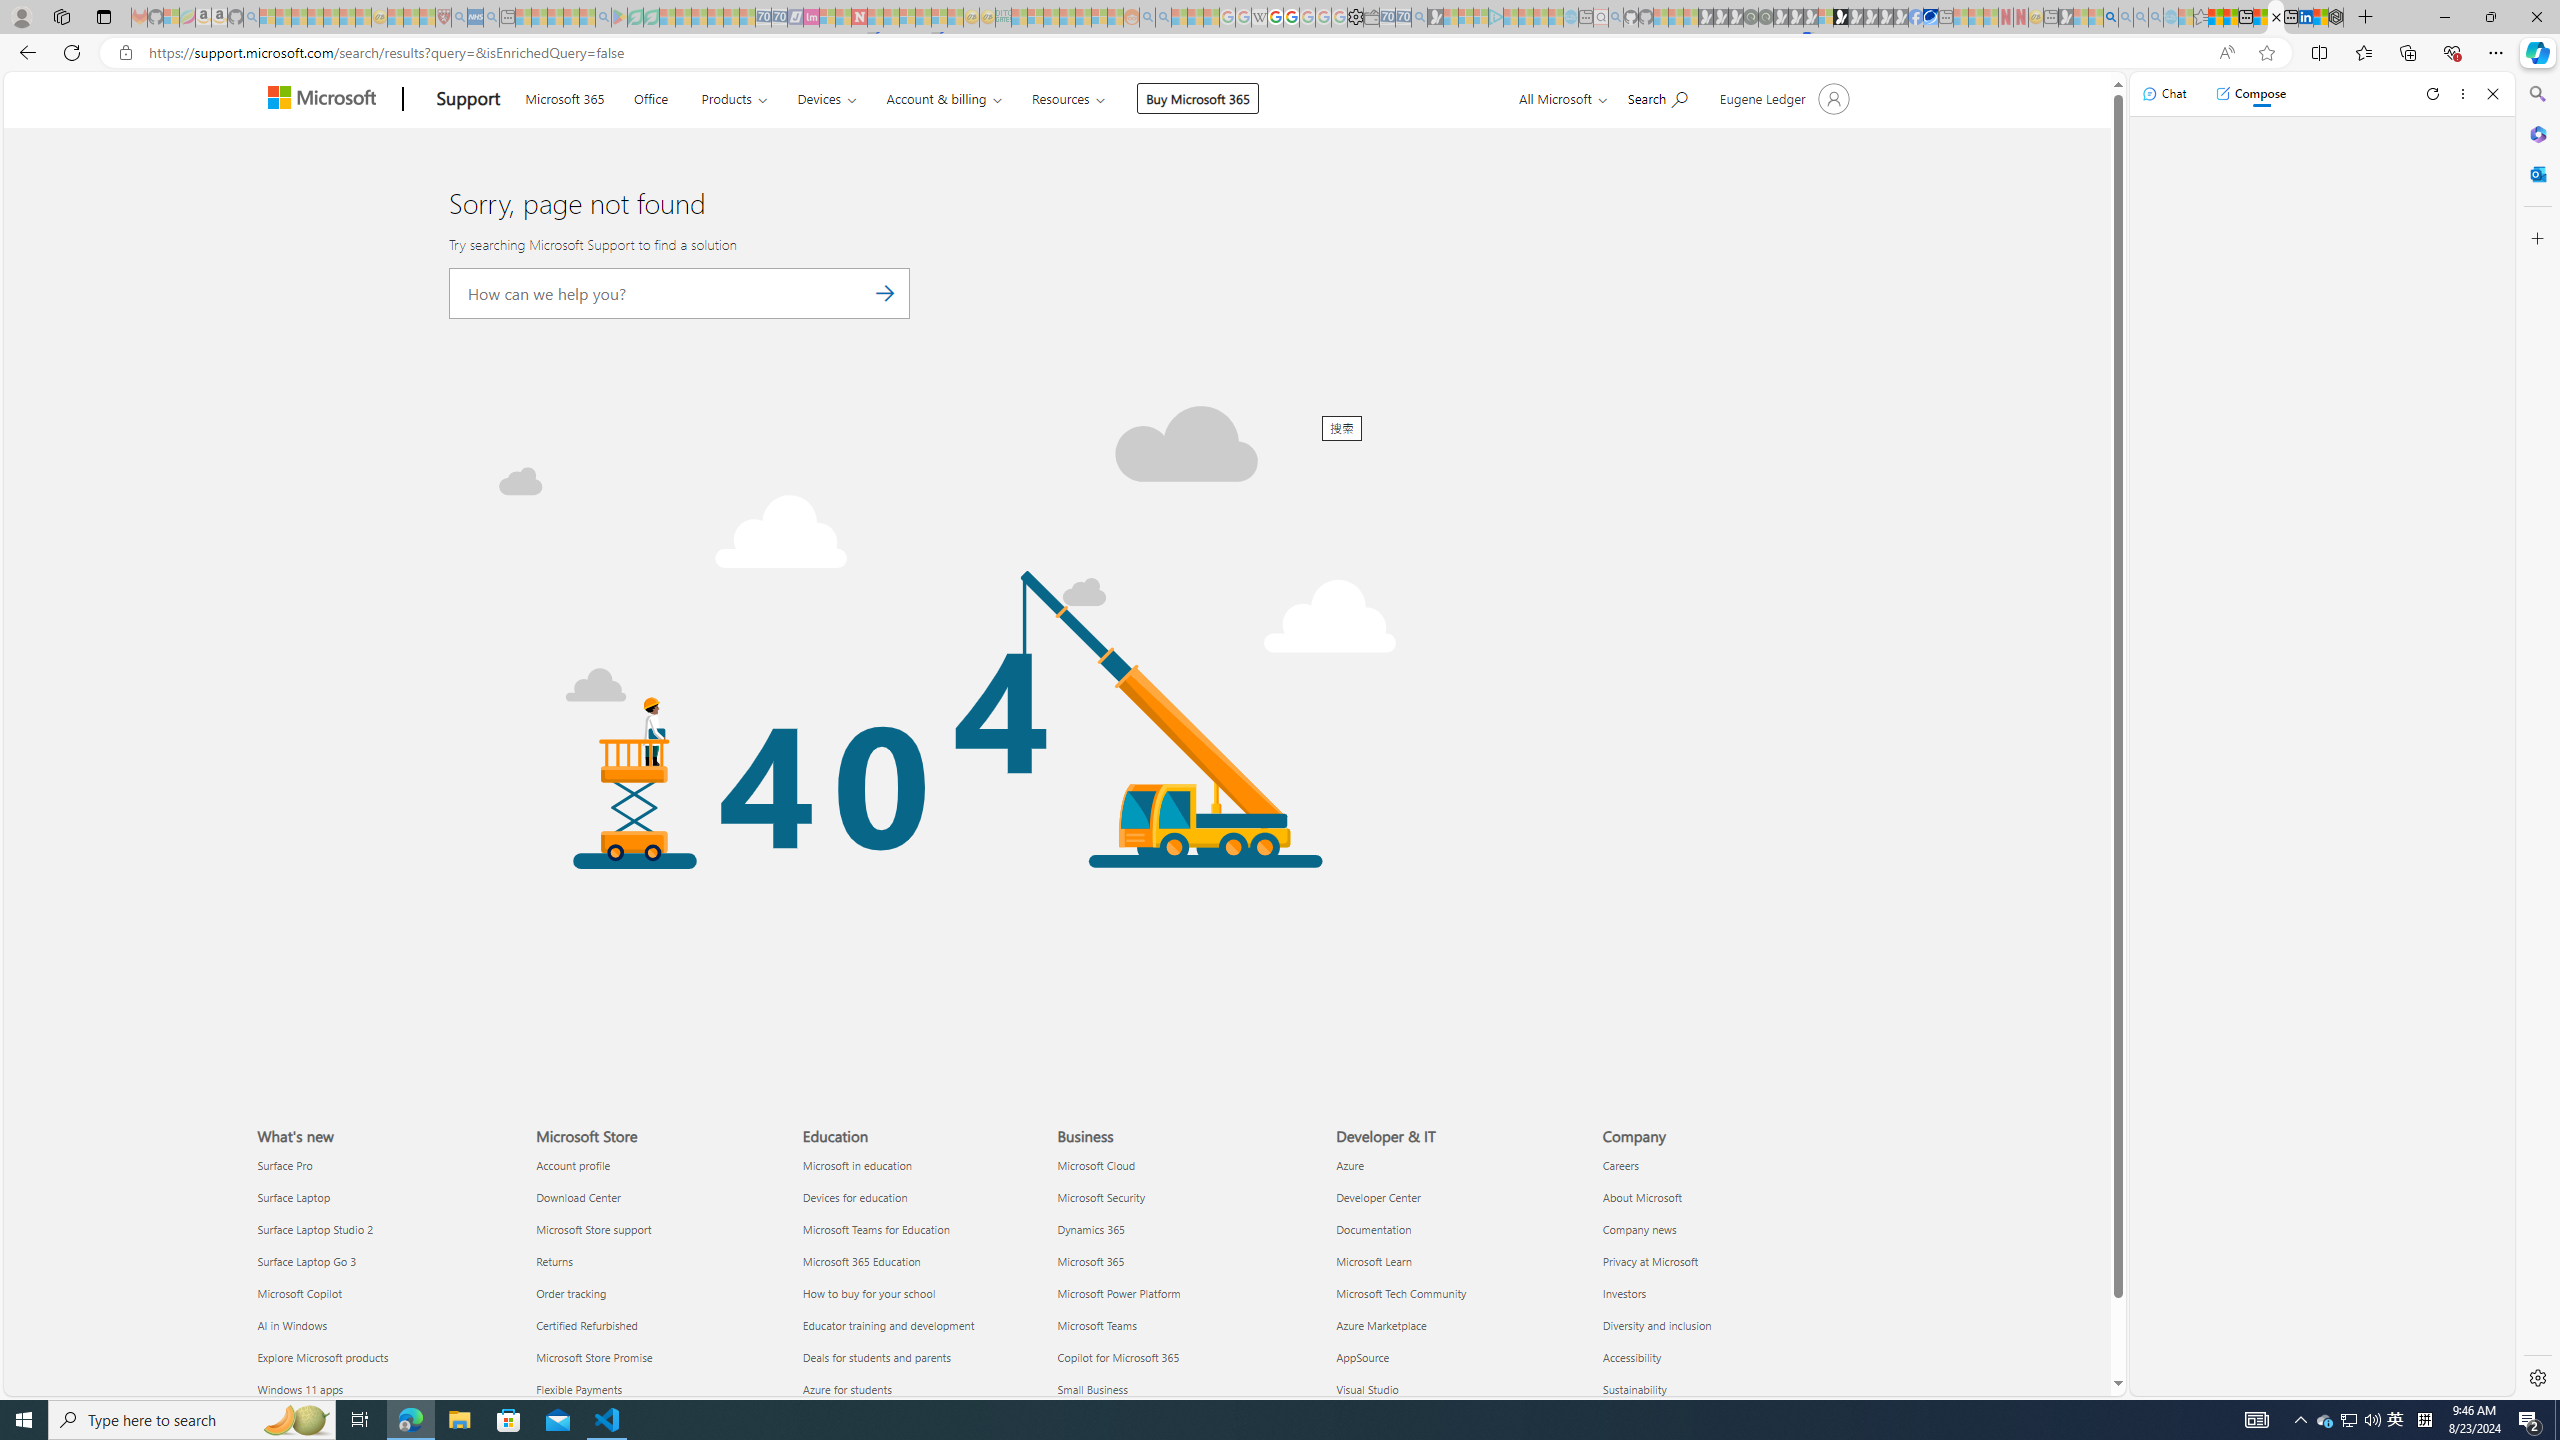 This screenshot has width=2560, height=1440. What do you see at coordinates (554, 1260) in the screenshot?
I see `'Returns Microsoft Store'` at bounding box center [554, 1260].